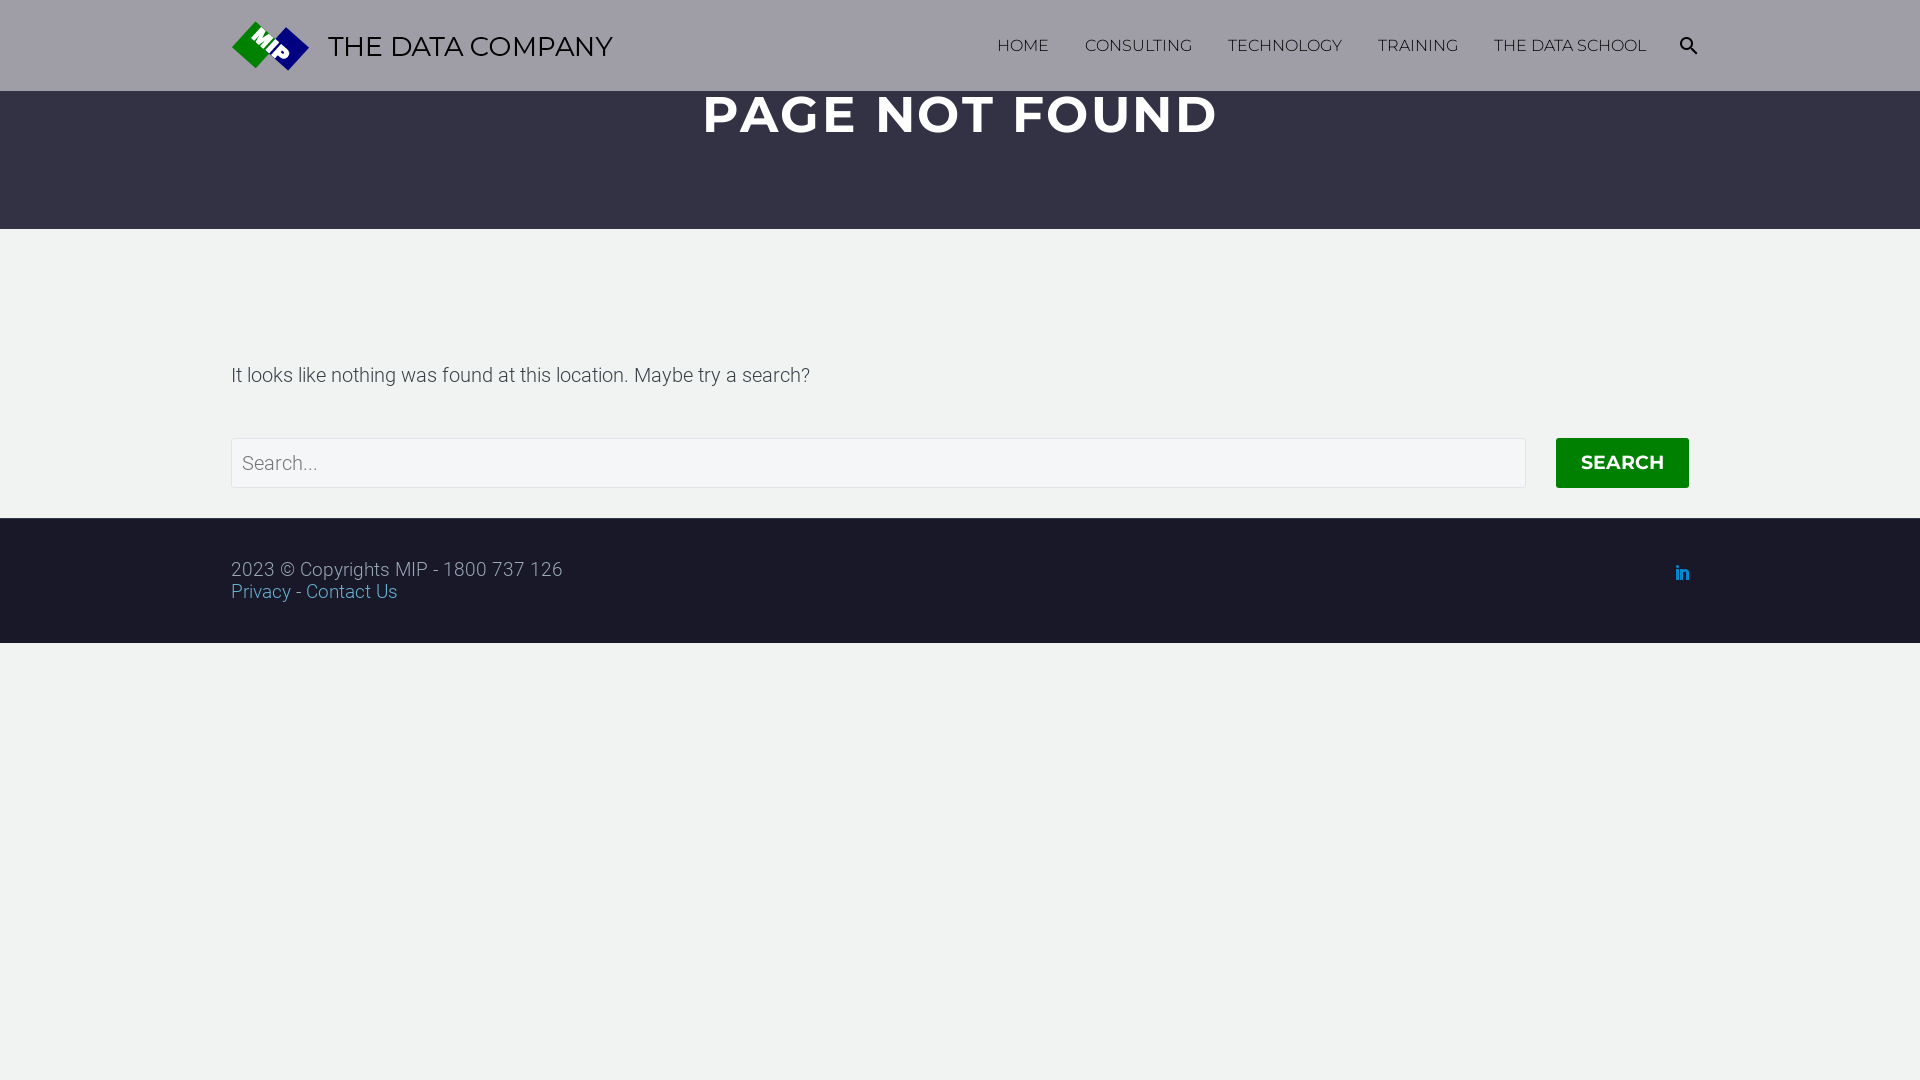 The height and width of the screenshot is (1080, 1920). I want to click on 'HOME', so click(1022, 45).